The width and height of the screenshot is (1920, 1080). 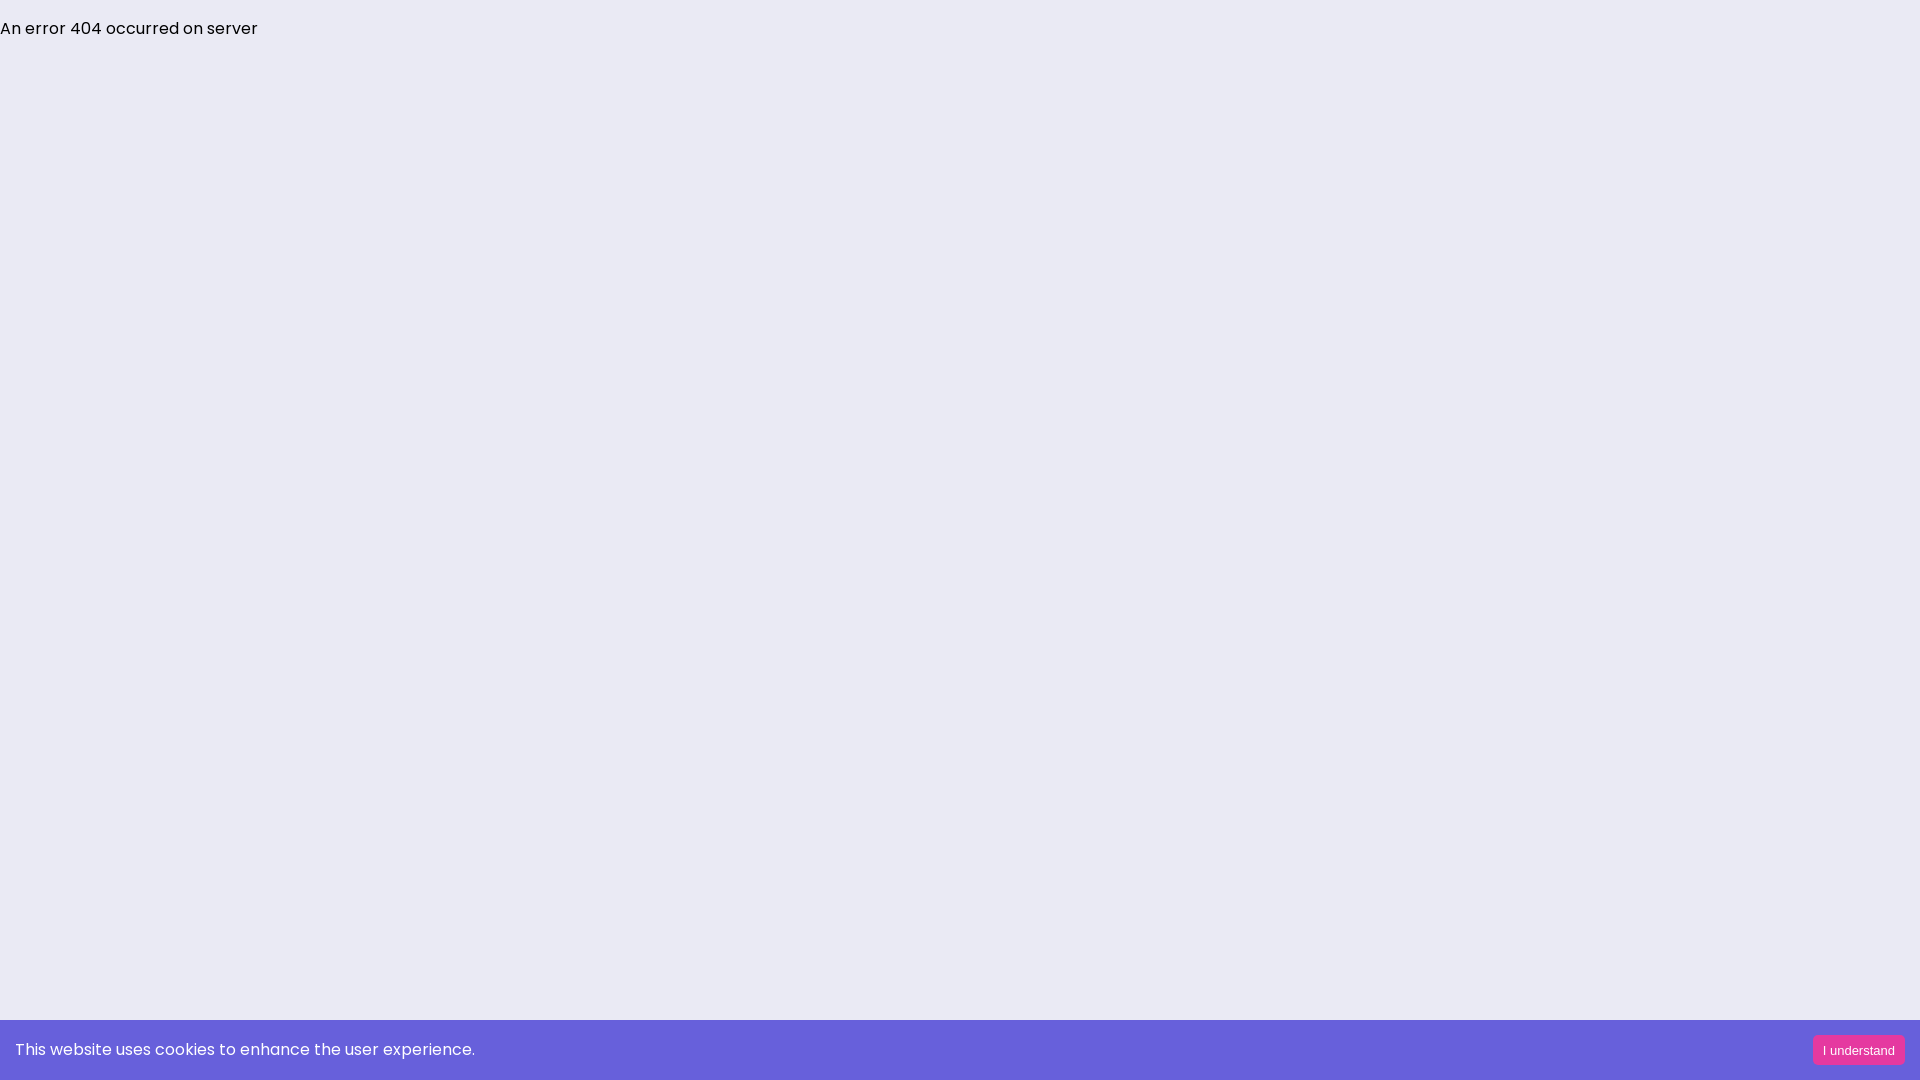 What do you see at coordinates (1813, 1048) in the screenshot?
I see `'I understand'` at bounding box center [1813, 1048].